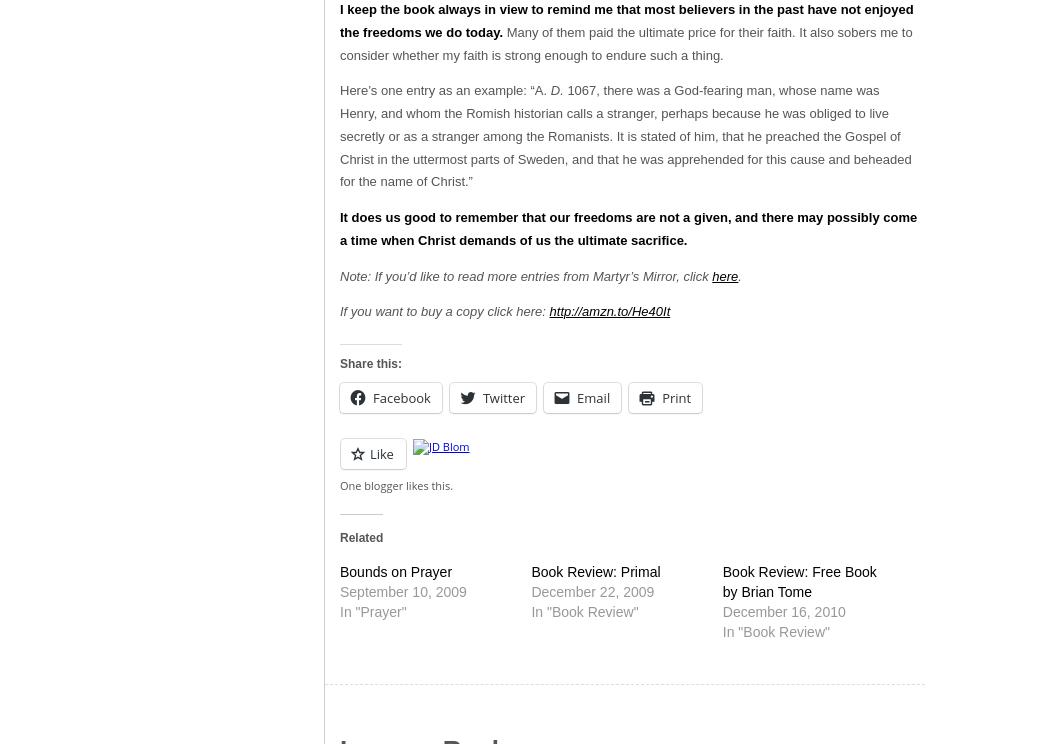 This screenshot has width=1050, height=744. Describe the element at coordinates (338, 227) in the screenshot. I see `'It does us good to remember that our freedoms are not a given, and there may possibly come a time when Christ demands of us the ultimate sacrifice.'` at that location.